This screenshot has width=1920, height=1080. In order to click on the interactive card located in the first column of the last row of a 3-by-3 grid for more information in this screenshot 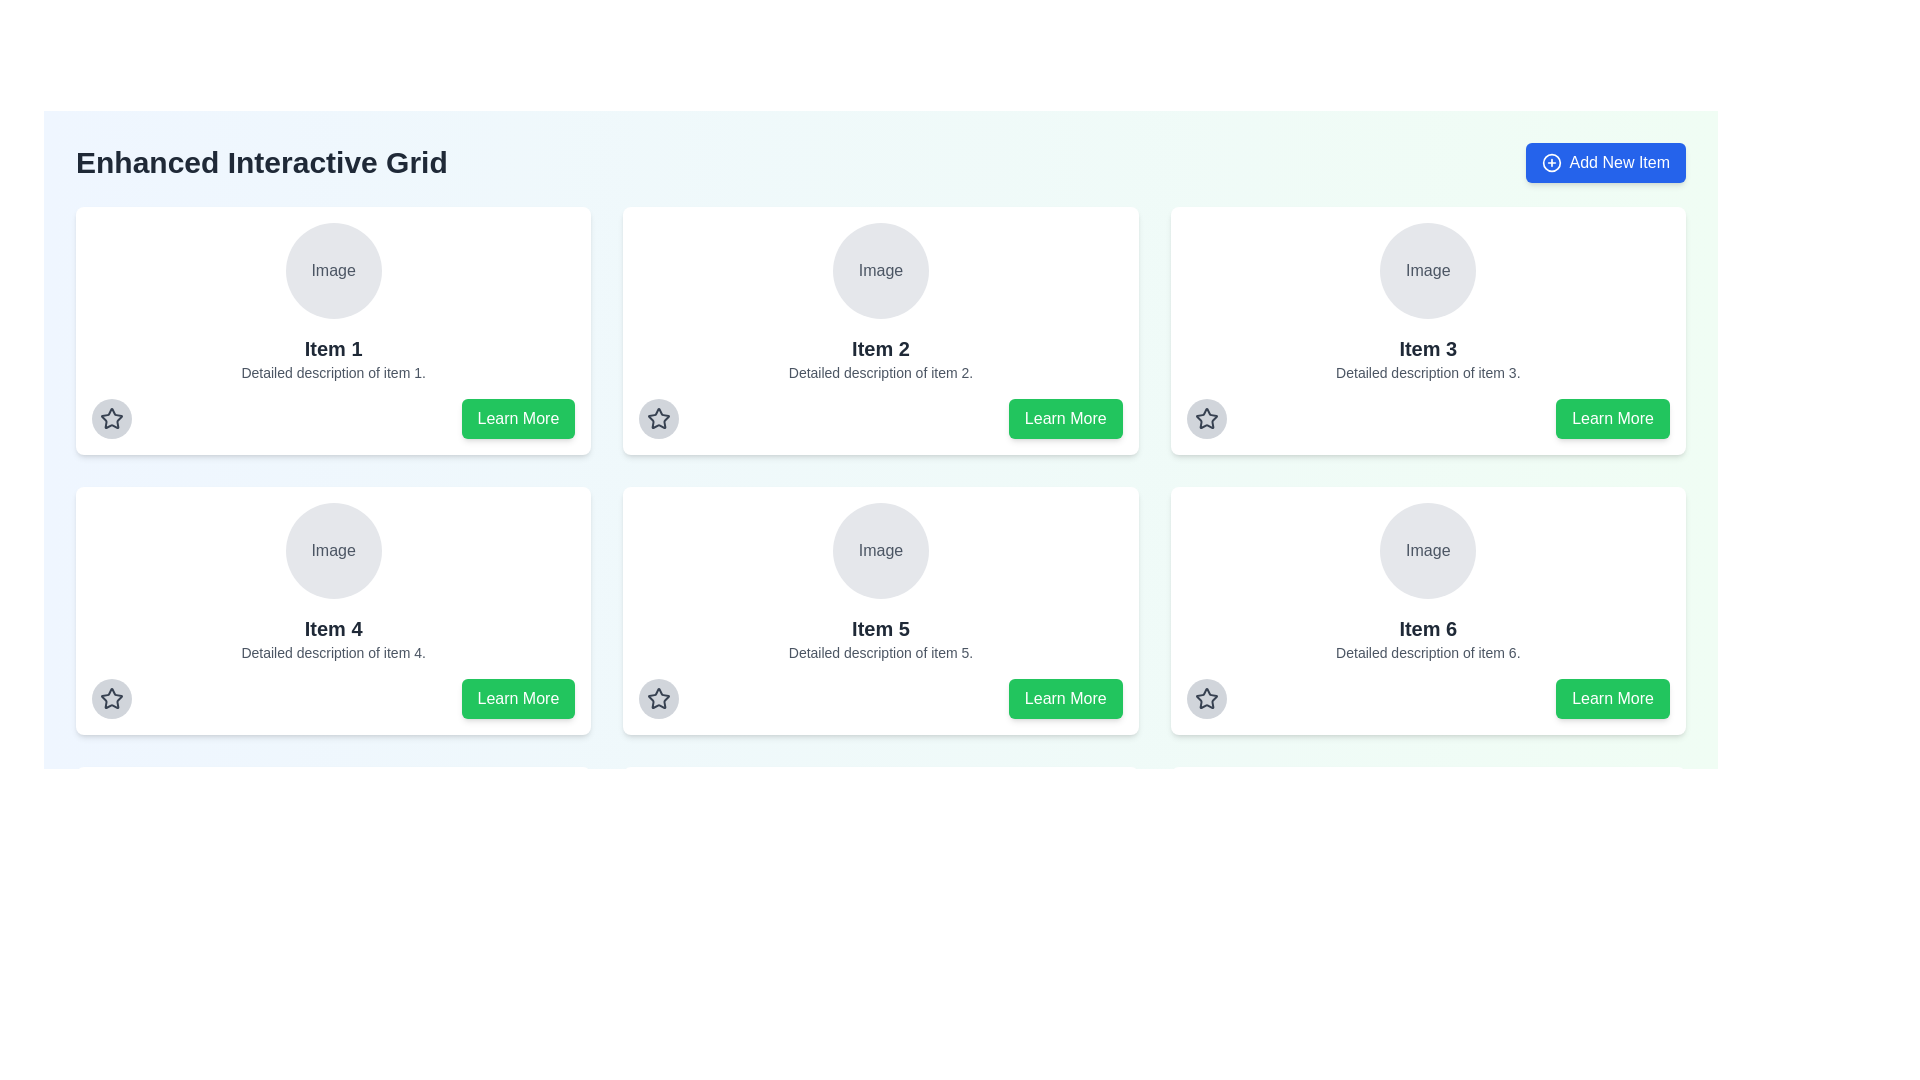, I will do `click(333, 890)`.